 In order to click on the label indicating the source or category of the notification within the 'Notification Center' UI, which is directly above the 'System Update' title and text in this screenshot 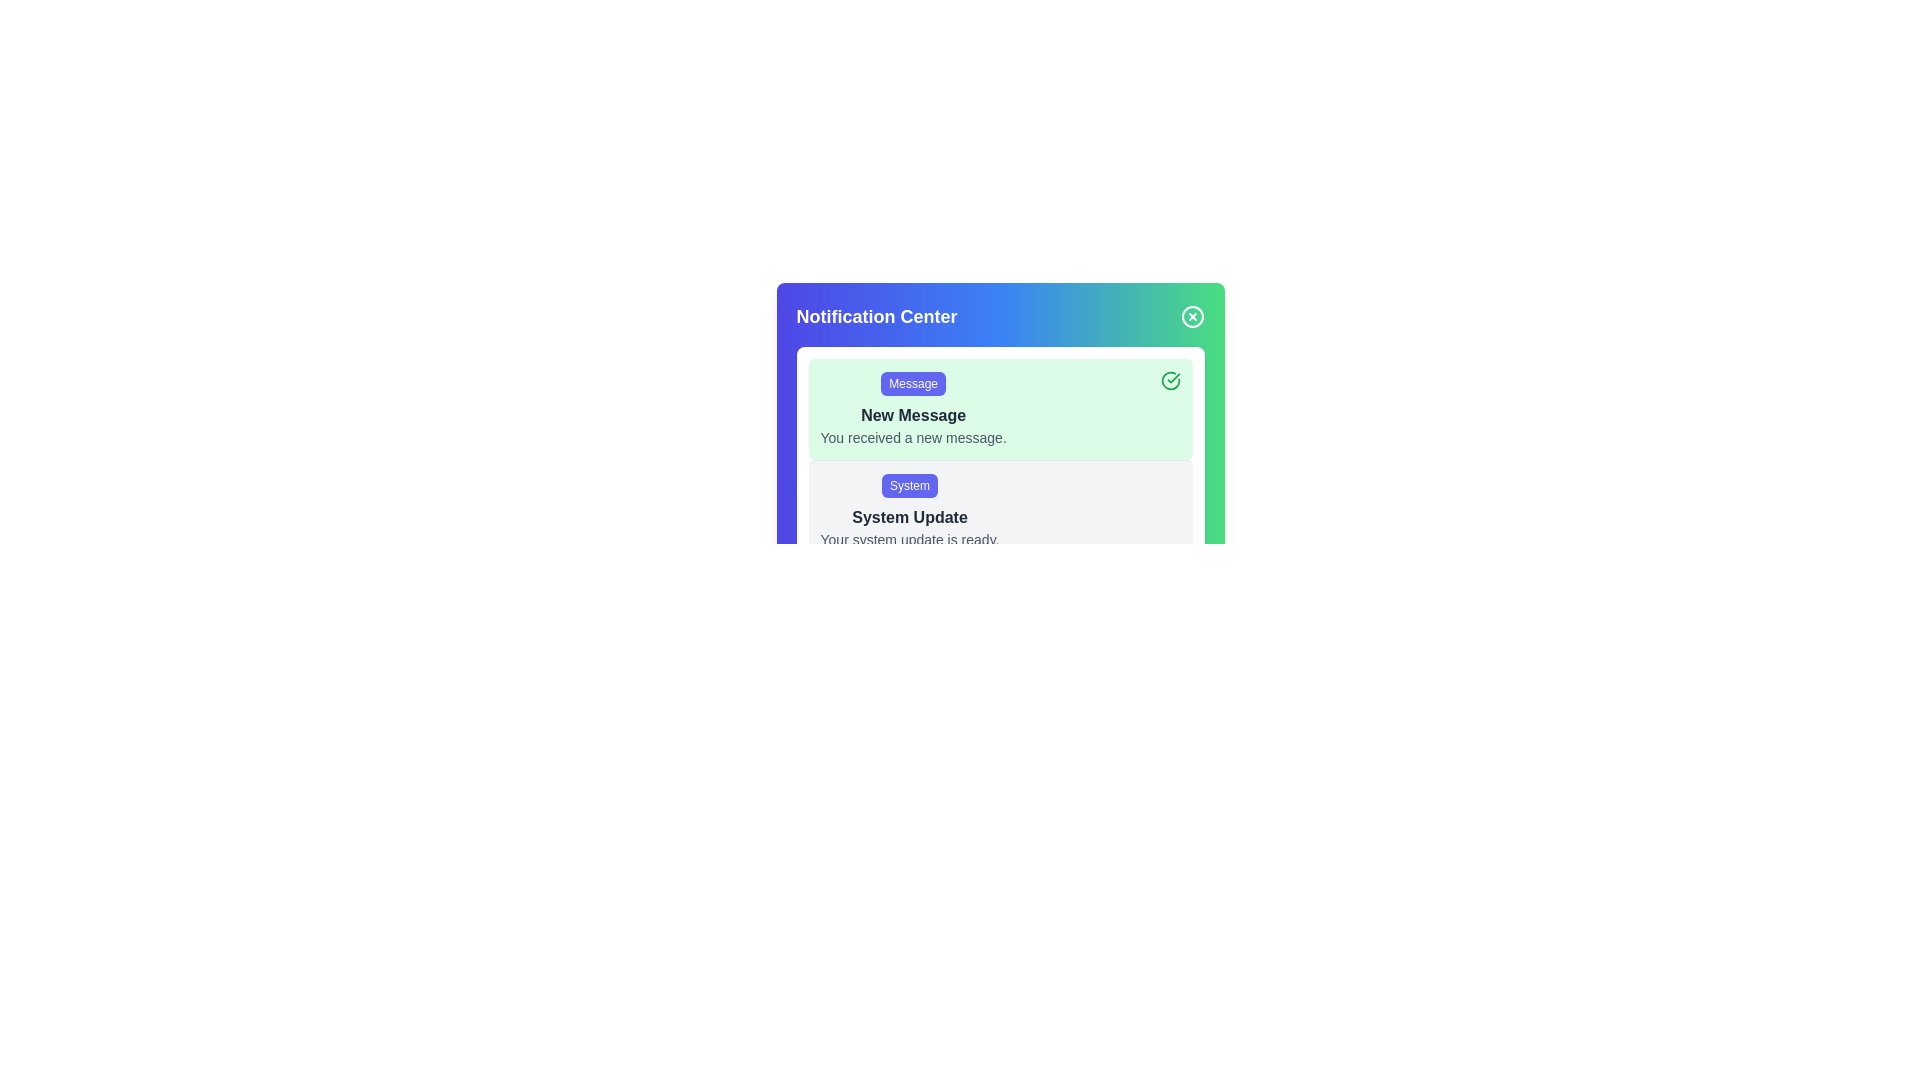, I will do `click(909, 486)`.